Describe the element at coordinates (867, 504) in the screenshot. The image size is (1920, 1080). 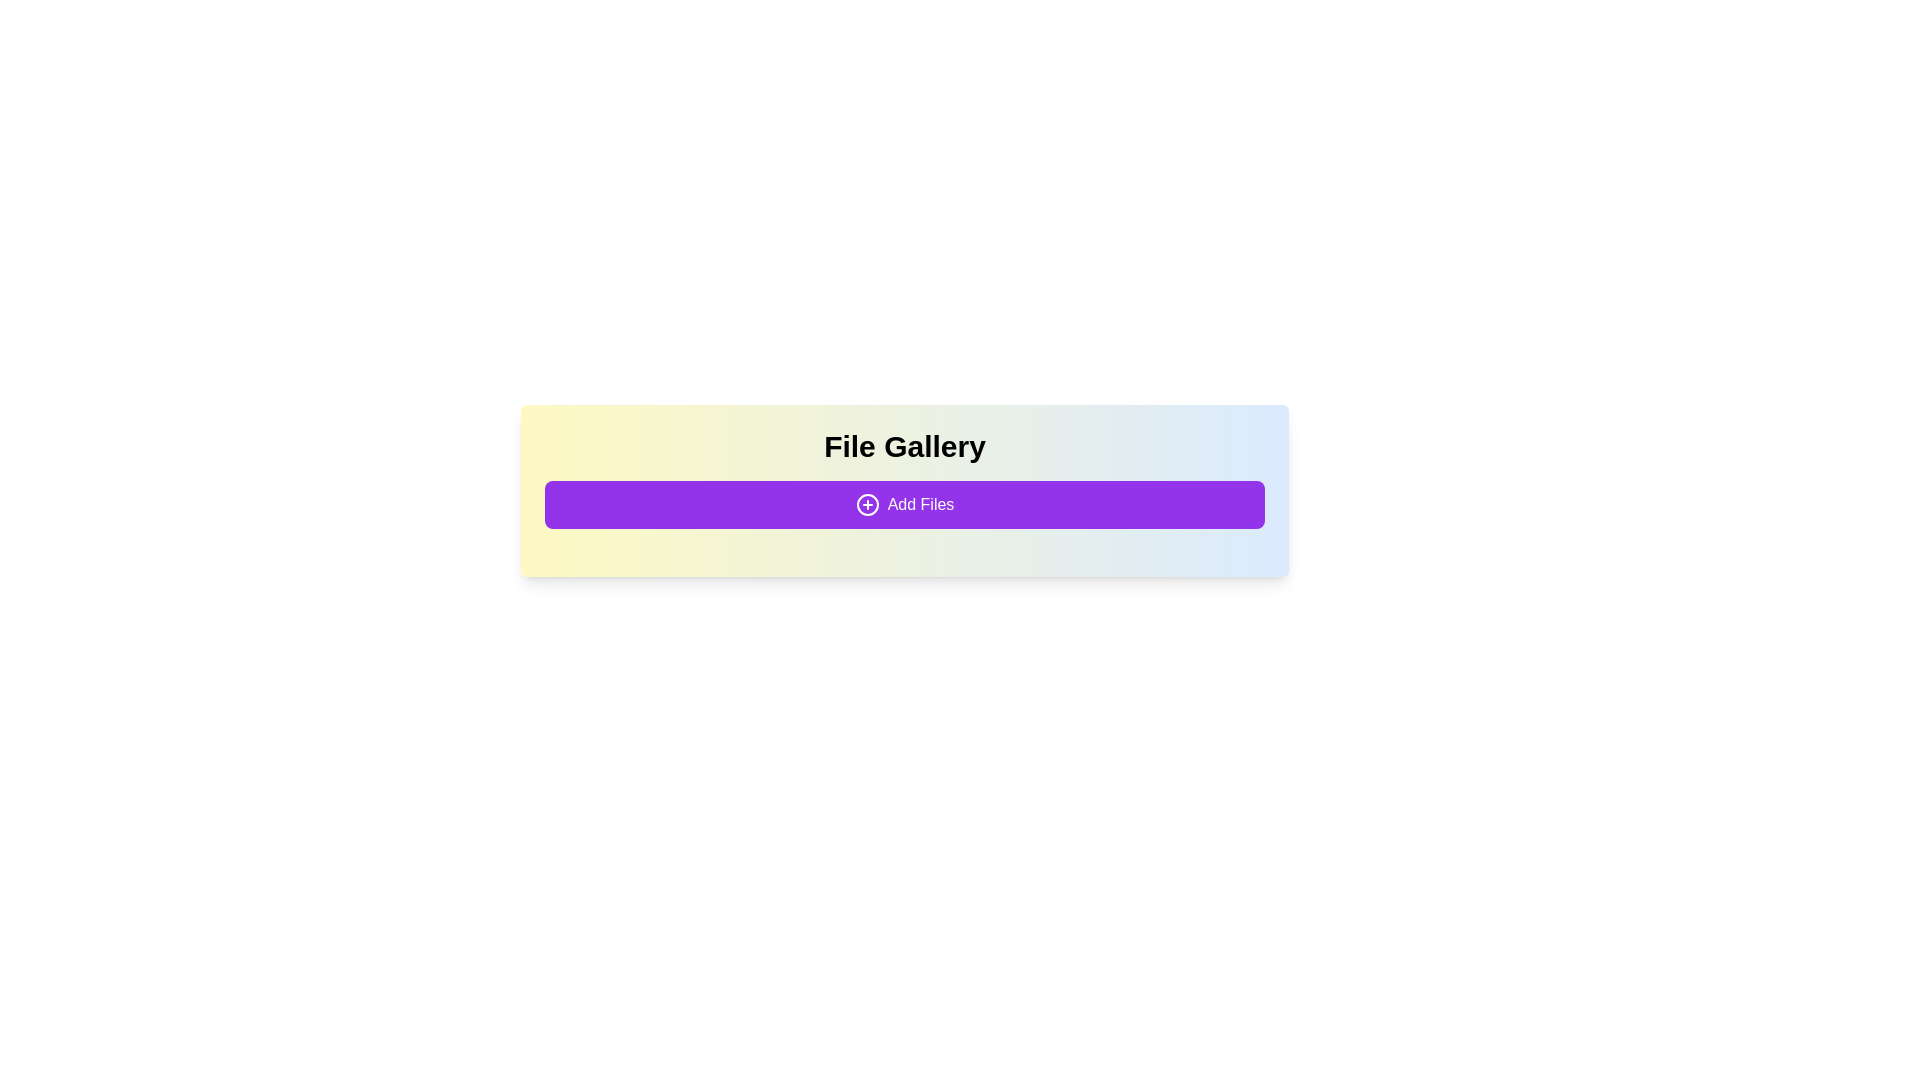
I see `the icon that indicates the ability` at that location.